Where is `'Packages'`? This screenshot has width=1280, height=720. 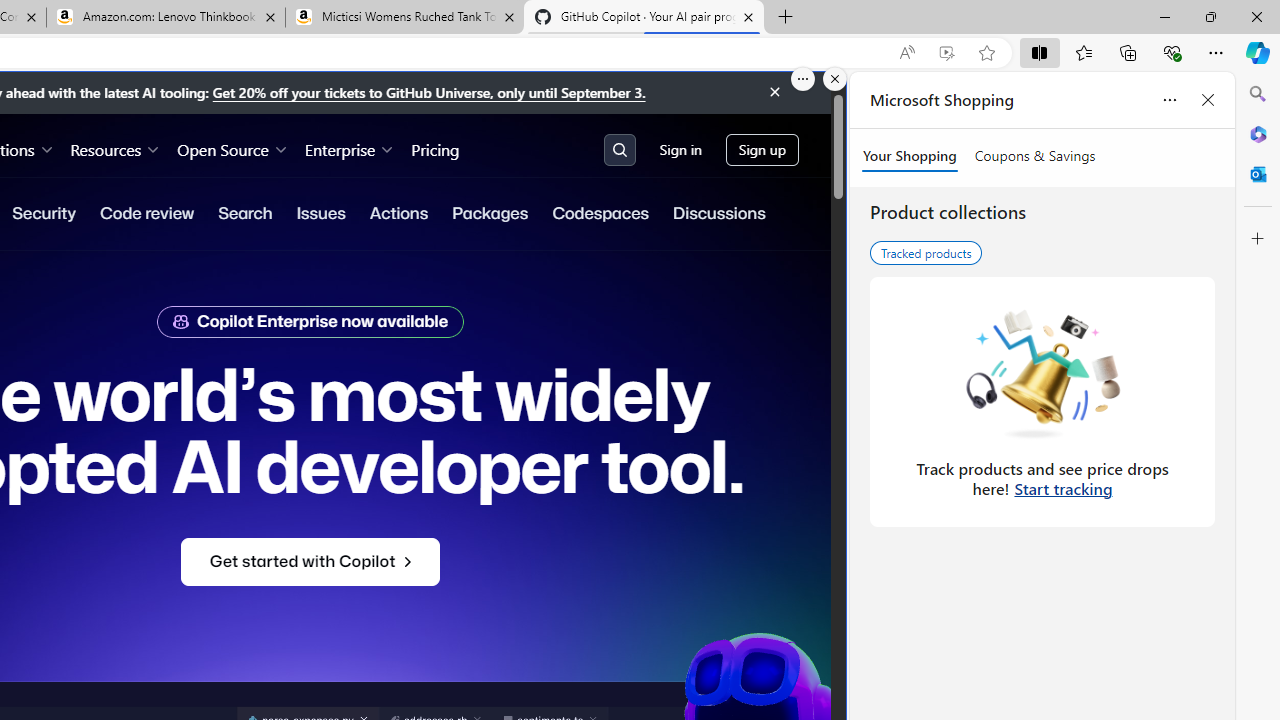 'Packages' is located at coordinates (490, 213).